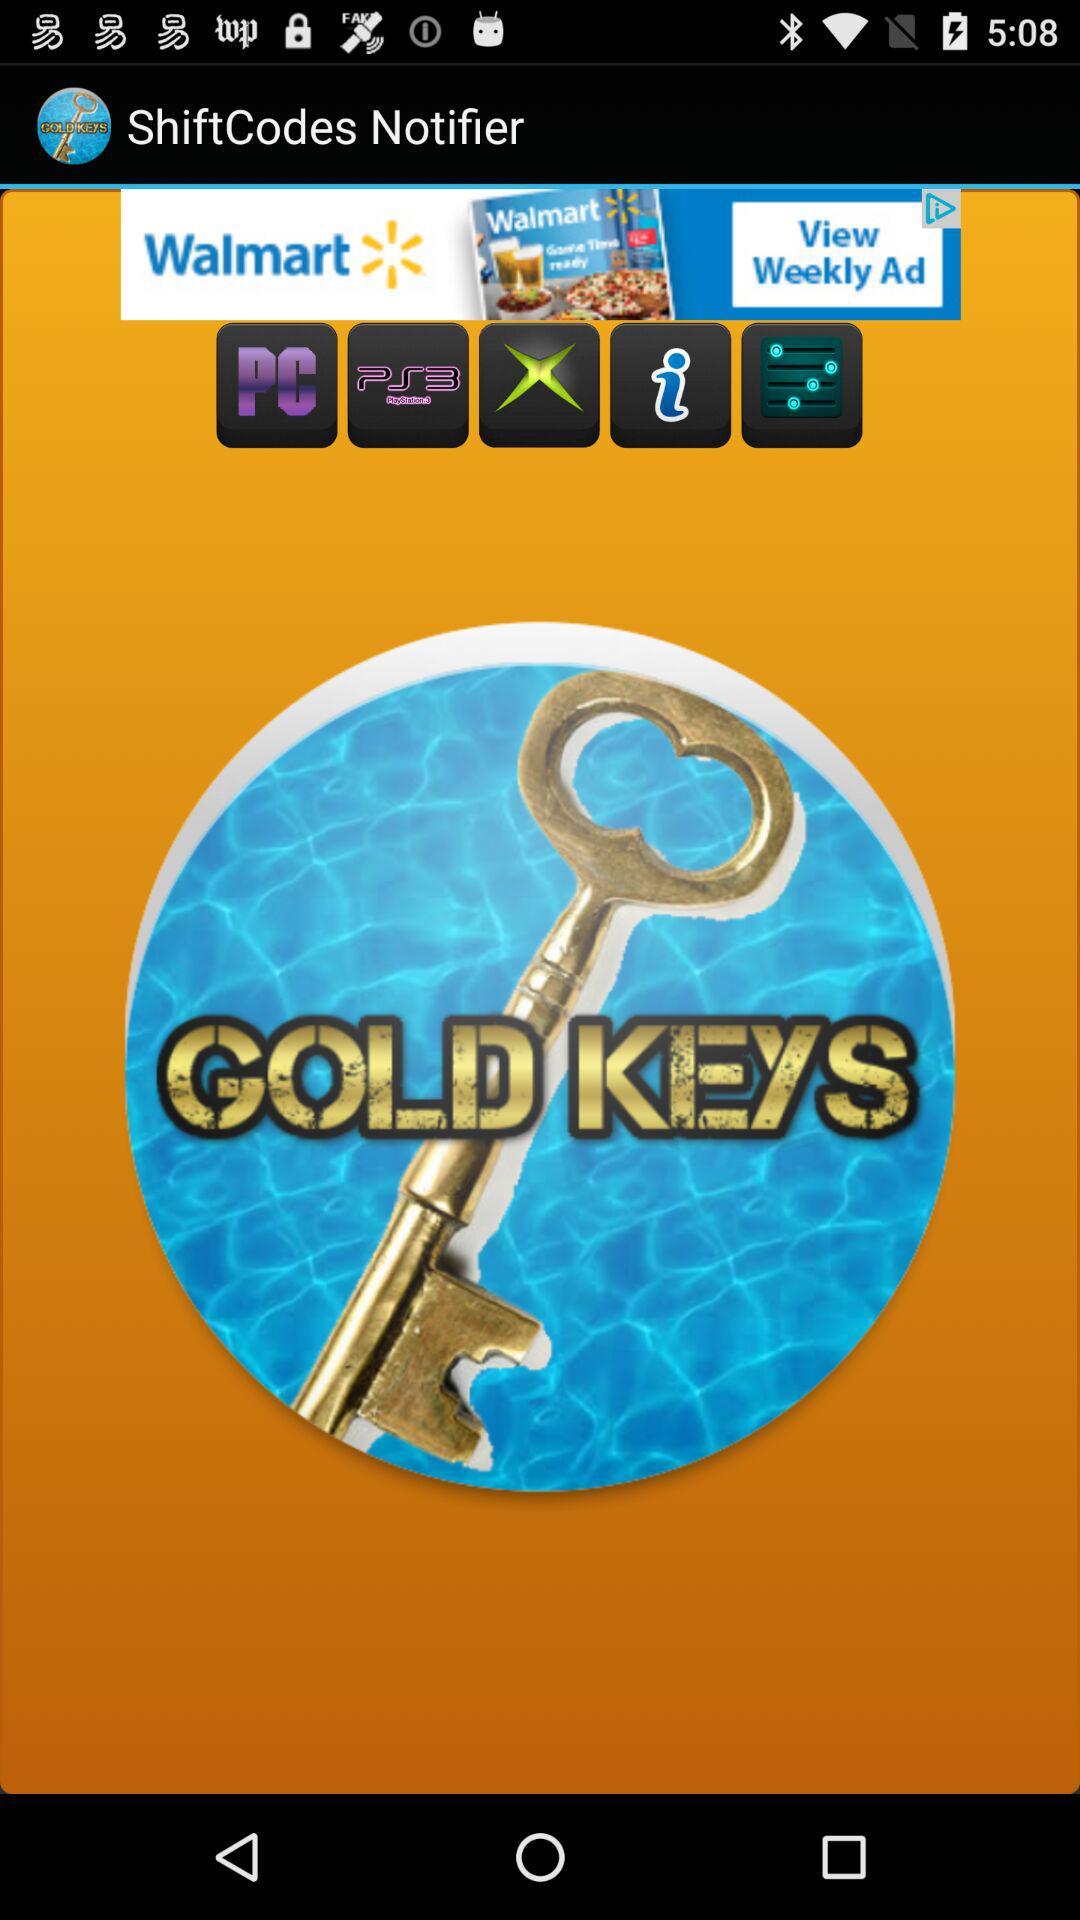 The width and height of the screenshot is (1080, 1920). What do you see at coordinates (277, 385) in the screenshot?
I see `open pc games` at bounding box center [277, 385].